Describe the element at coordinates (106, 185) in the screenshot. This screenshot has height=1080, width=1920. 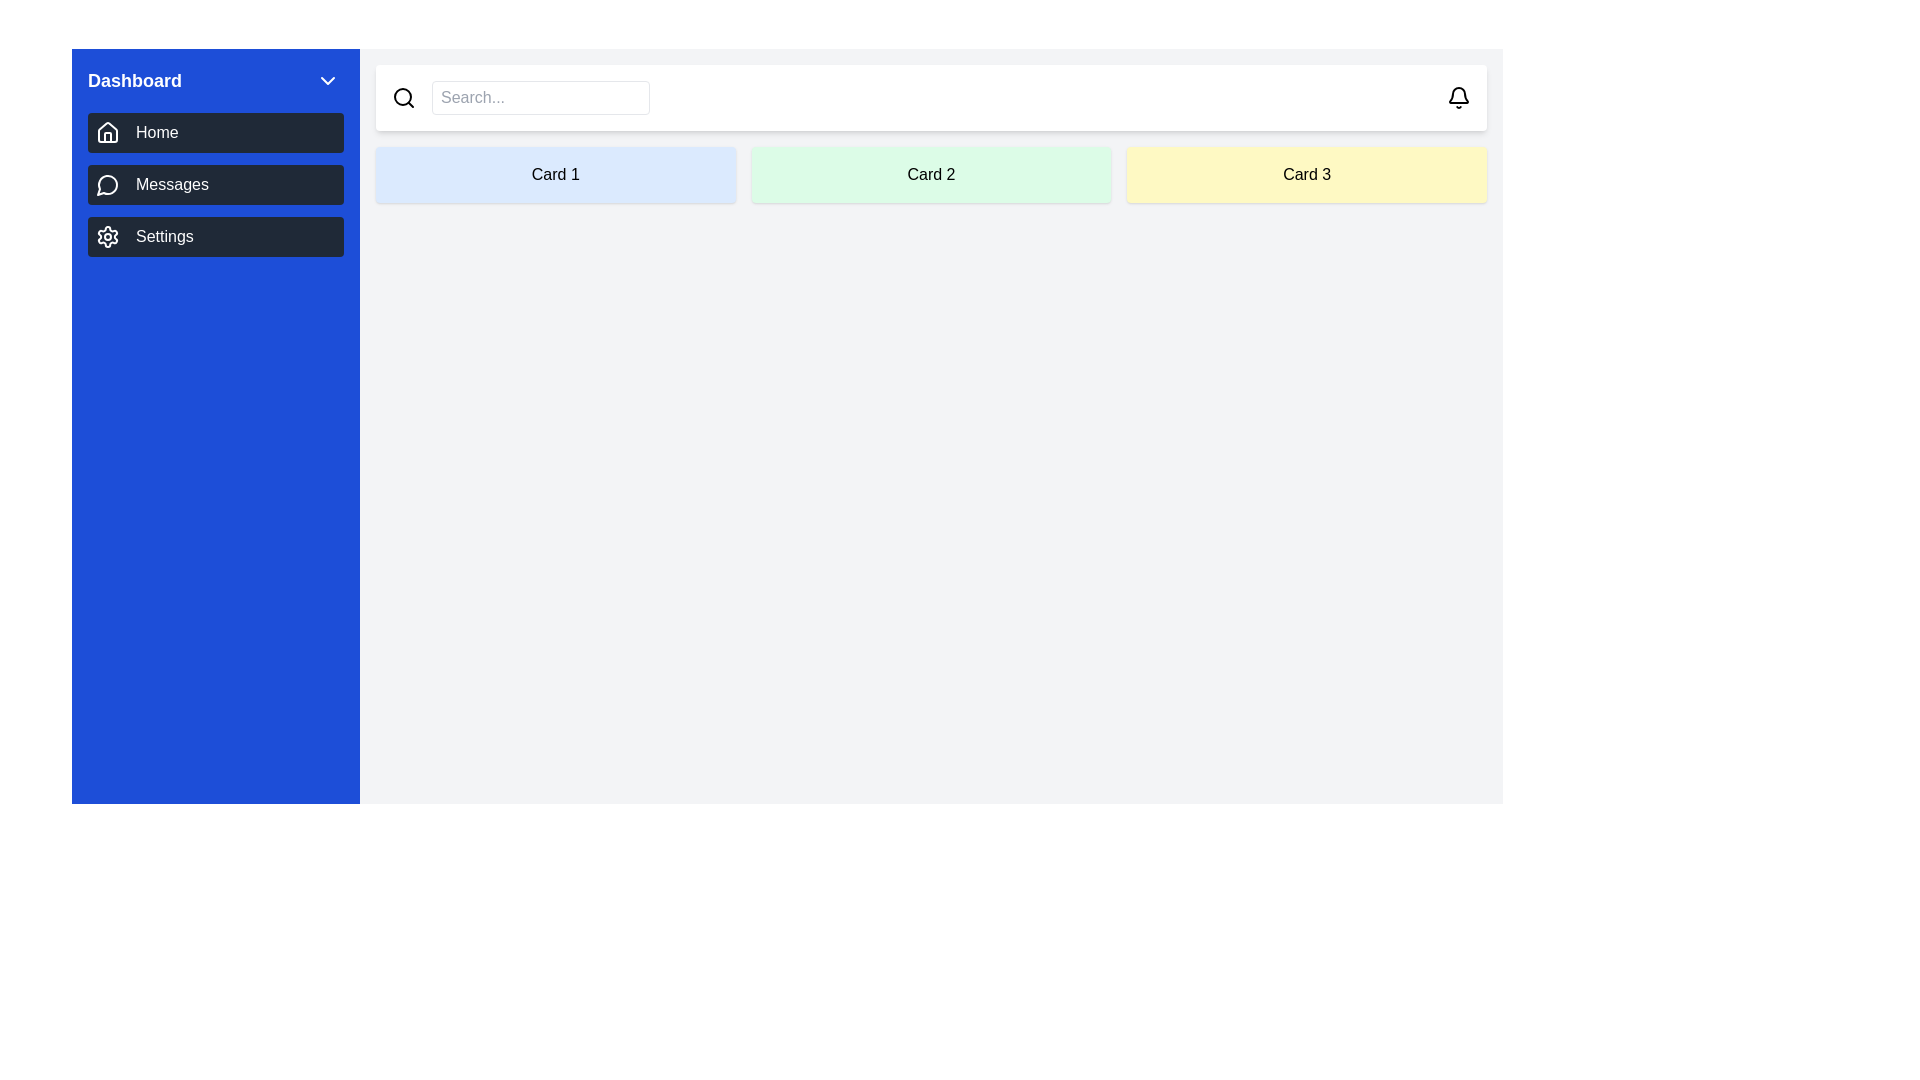
I see `the speech bubble icon in the navigation menu` at that location.